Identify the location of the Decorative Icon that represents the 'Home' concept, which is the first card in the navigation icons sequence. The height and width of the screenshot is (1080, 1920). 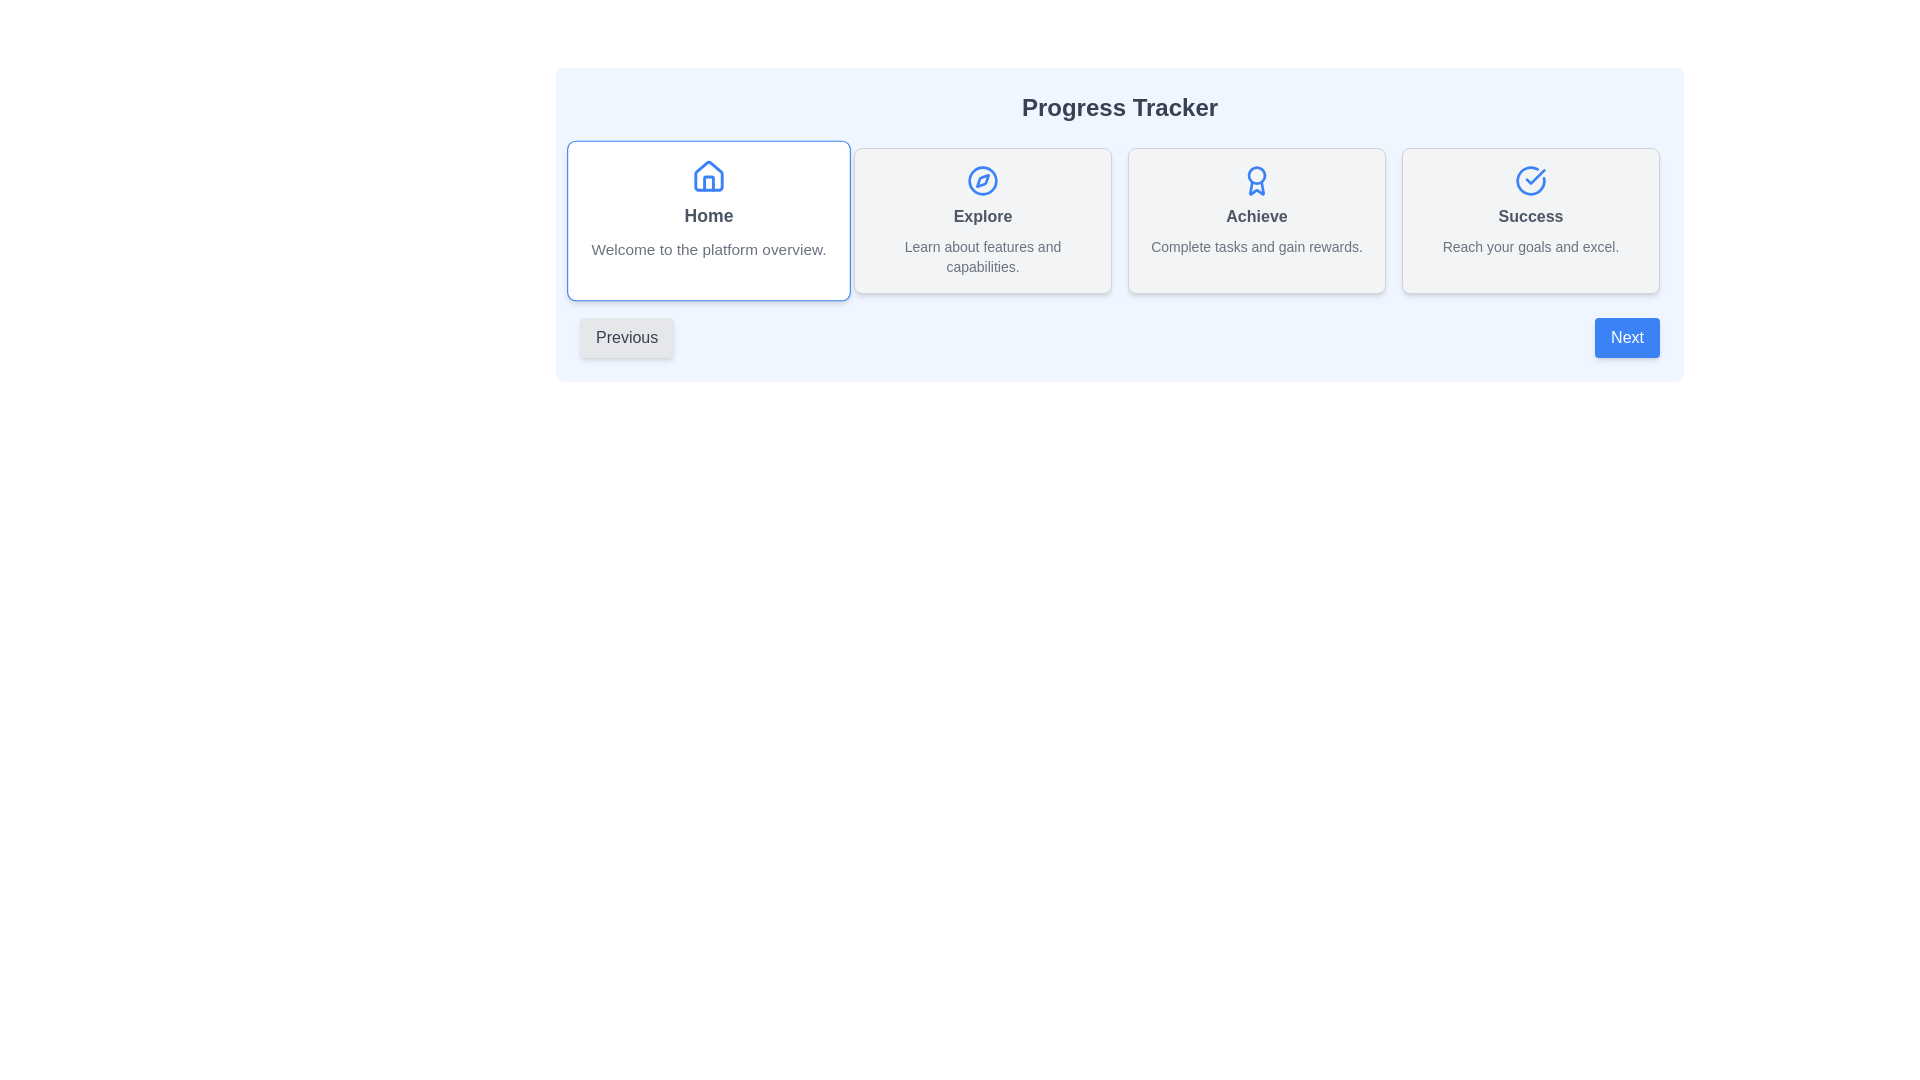
(709, 175).